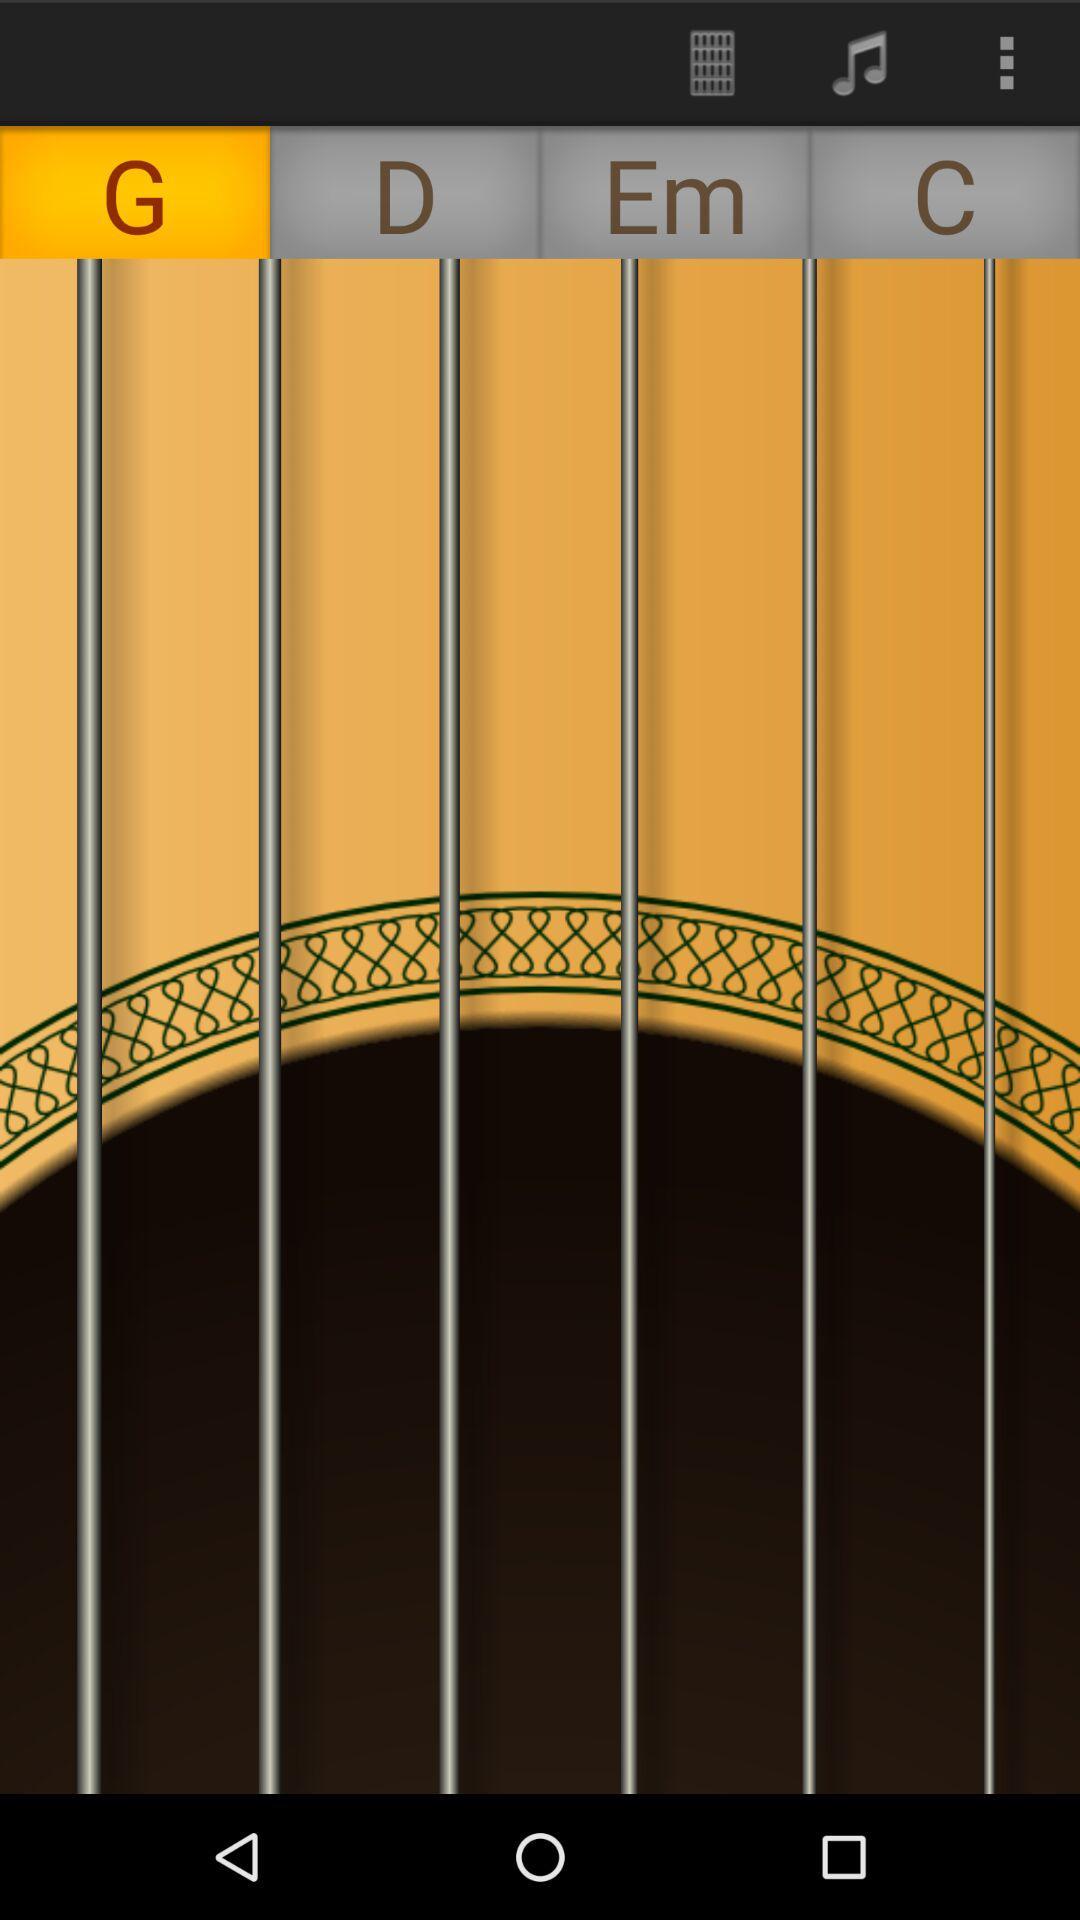  Describe the element at coordinates (711, 62) in the screenshot. I see `the item next to d item` at that location.